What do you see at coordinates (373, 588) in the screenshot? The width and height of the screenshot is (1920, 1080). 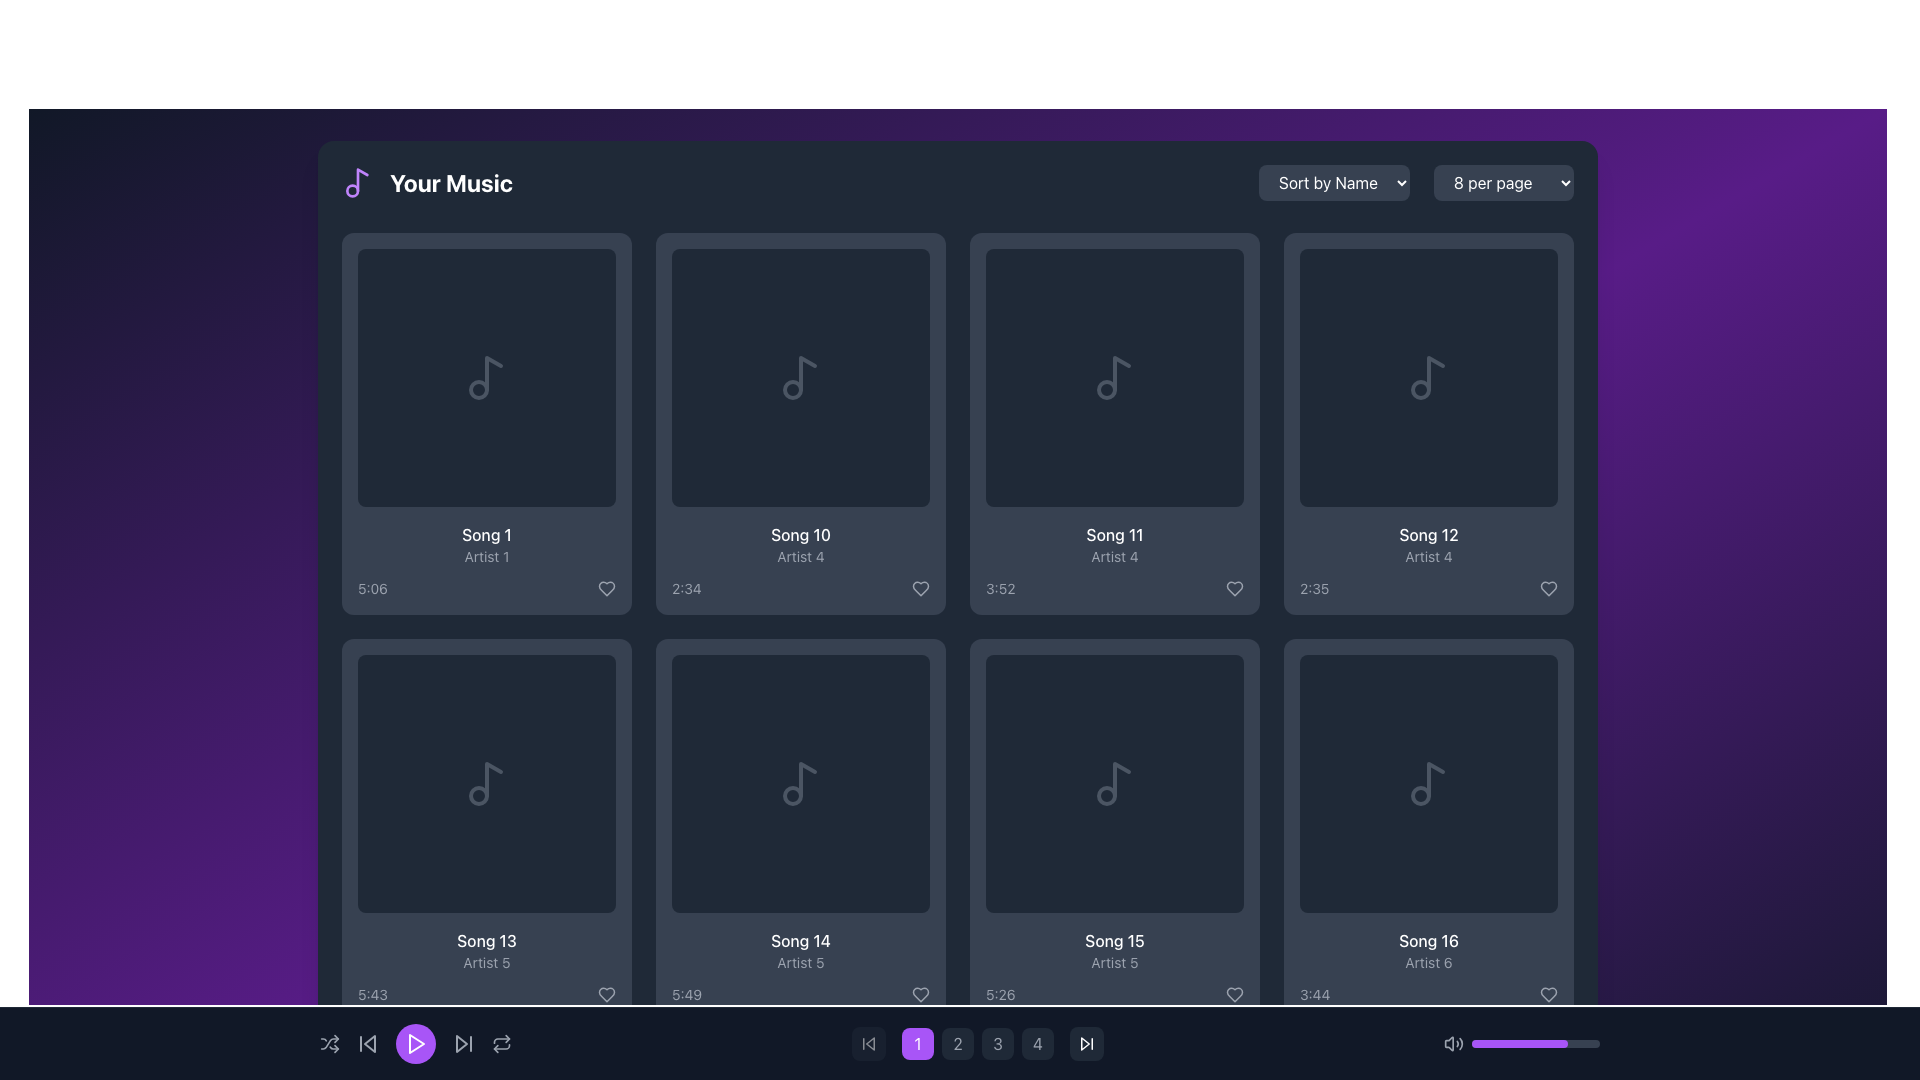 I see `the text label displaying '5:06' which indicates the duration of the first song in the 'Your Music' section, located under the song title 'Song 1'` at bounding box center [373, 588].